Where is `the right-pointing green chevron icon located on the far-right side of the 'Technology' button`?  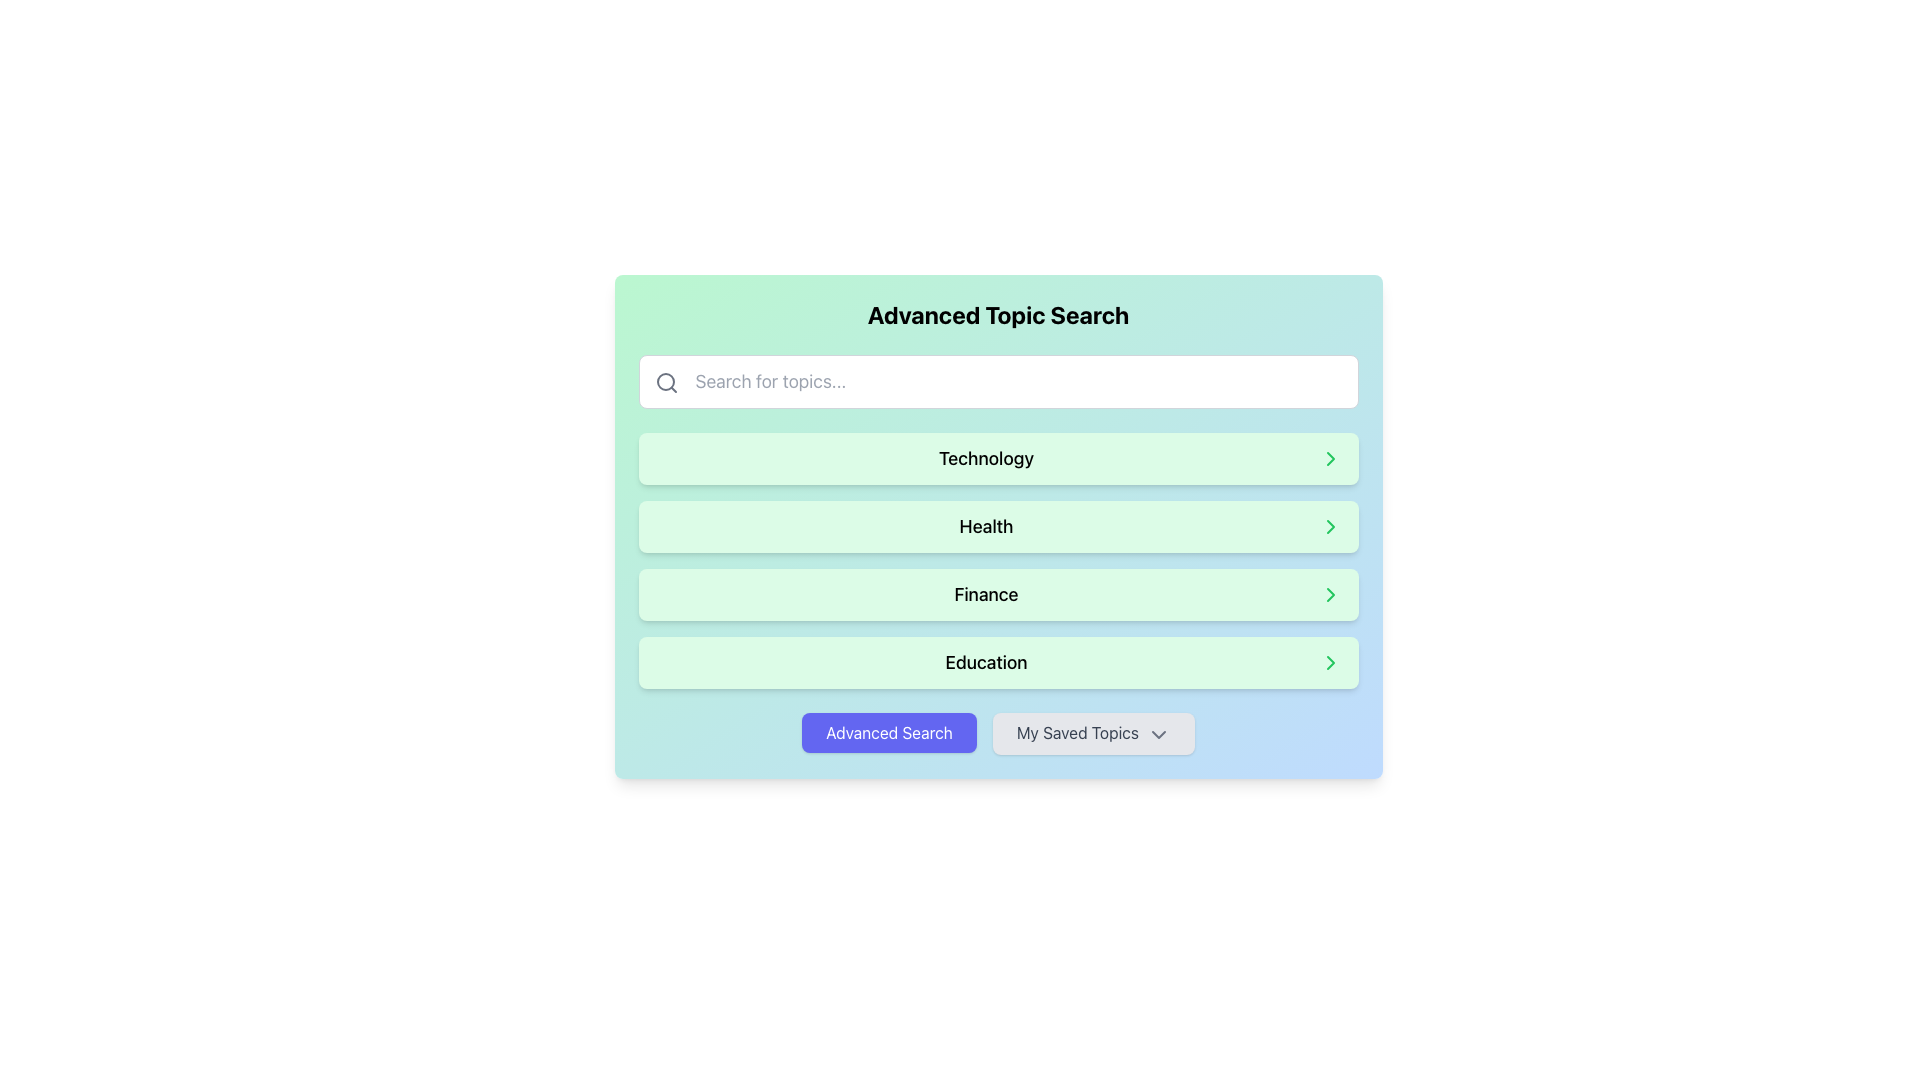
the right-pointing green chevron icon located on the far-right side of the 'Technology' button is located at coordinates (1330, 459).